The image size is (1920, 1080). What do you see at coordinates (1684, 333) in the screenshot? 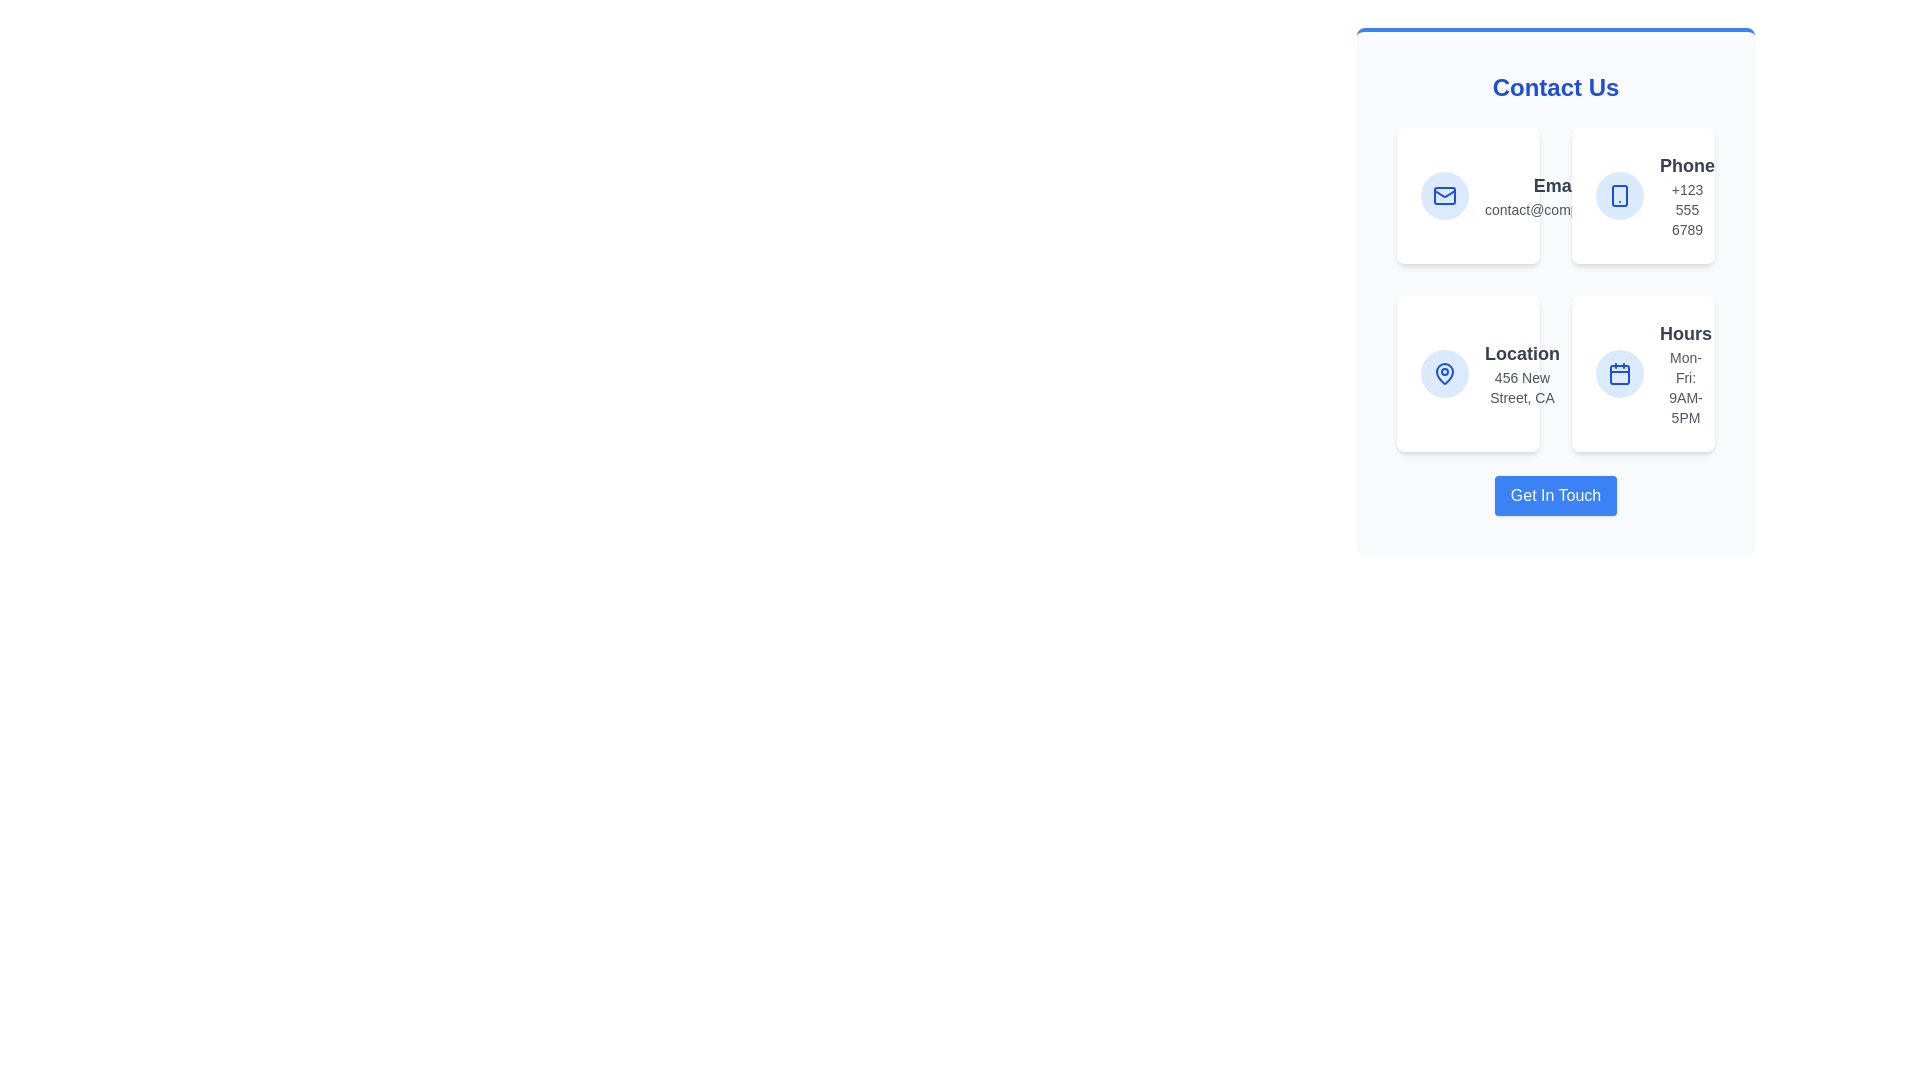
I see `header text label that describes the operating hours information, located above the text 'Mon-Fri: 9AM-5PM' in the lower-right section of the card` at bounding box center [1684, 333].